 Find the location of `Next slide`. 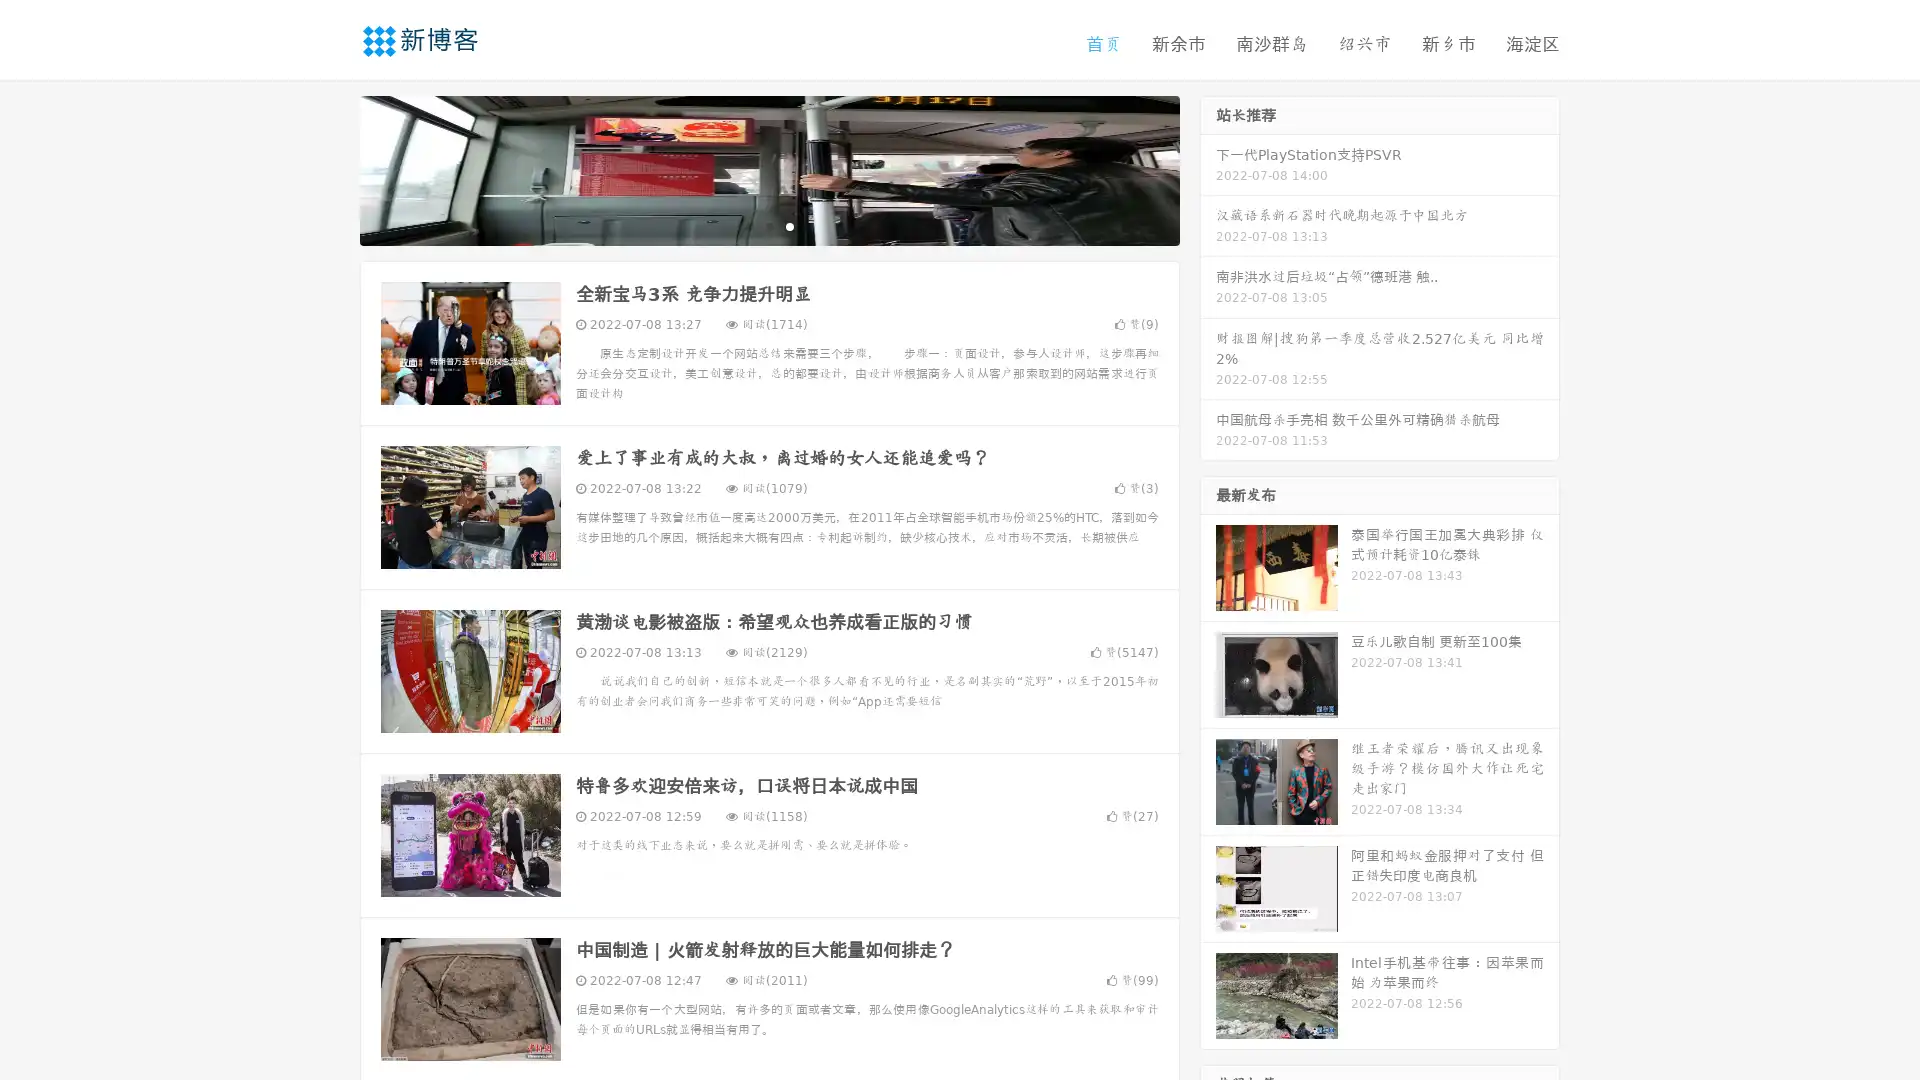

Next slide is located at coordinates (1208, 168).